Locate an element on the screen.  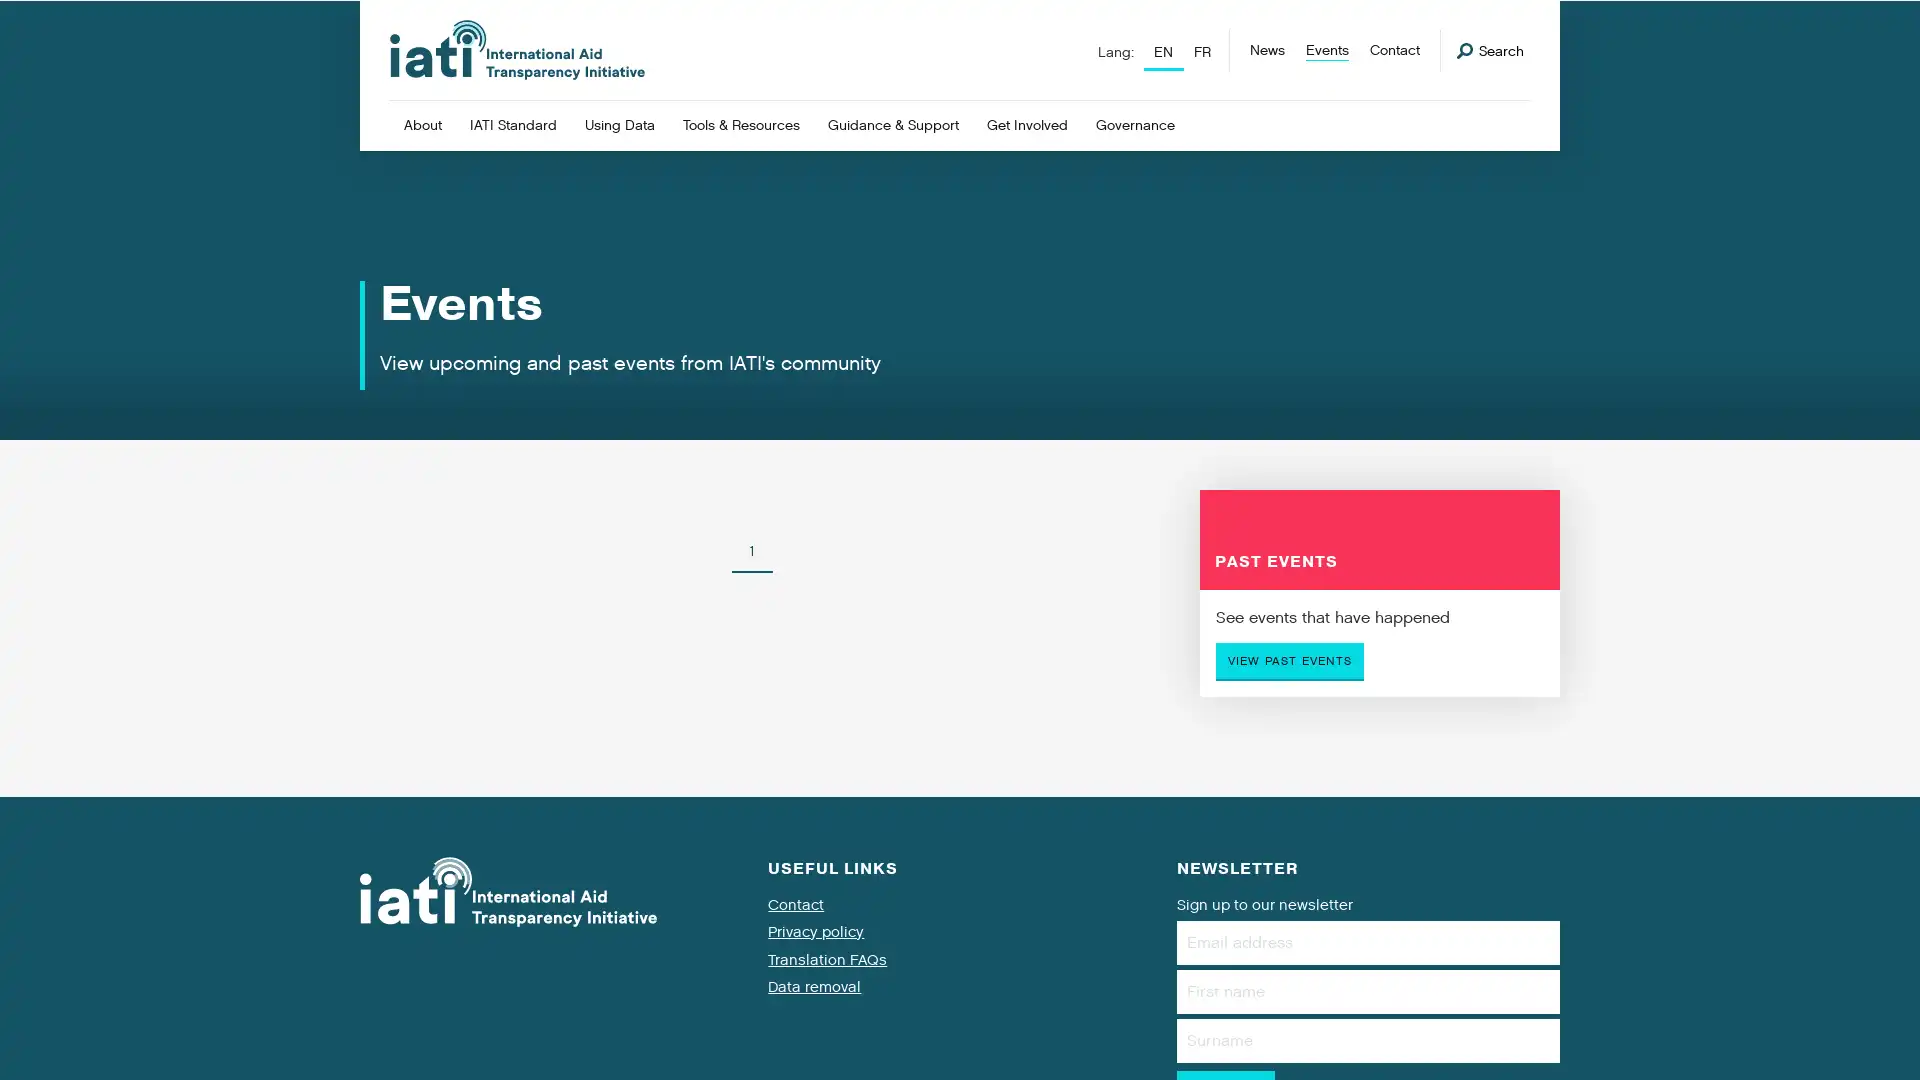
Search is located at coordinates (1490, 50).